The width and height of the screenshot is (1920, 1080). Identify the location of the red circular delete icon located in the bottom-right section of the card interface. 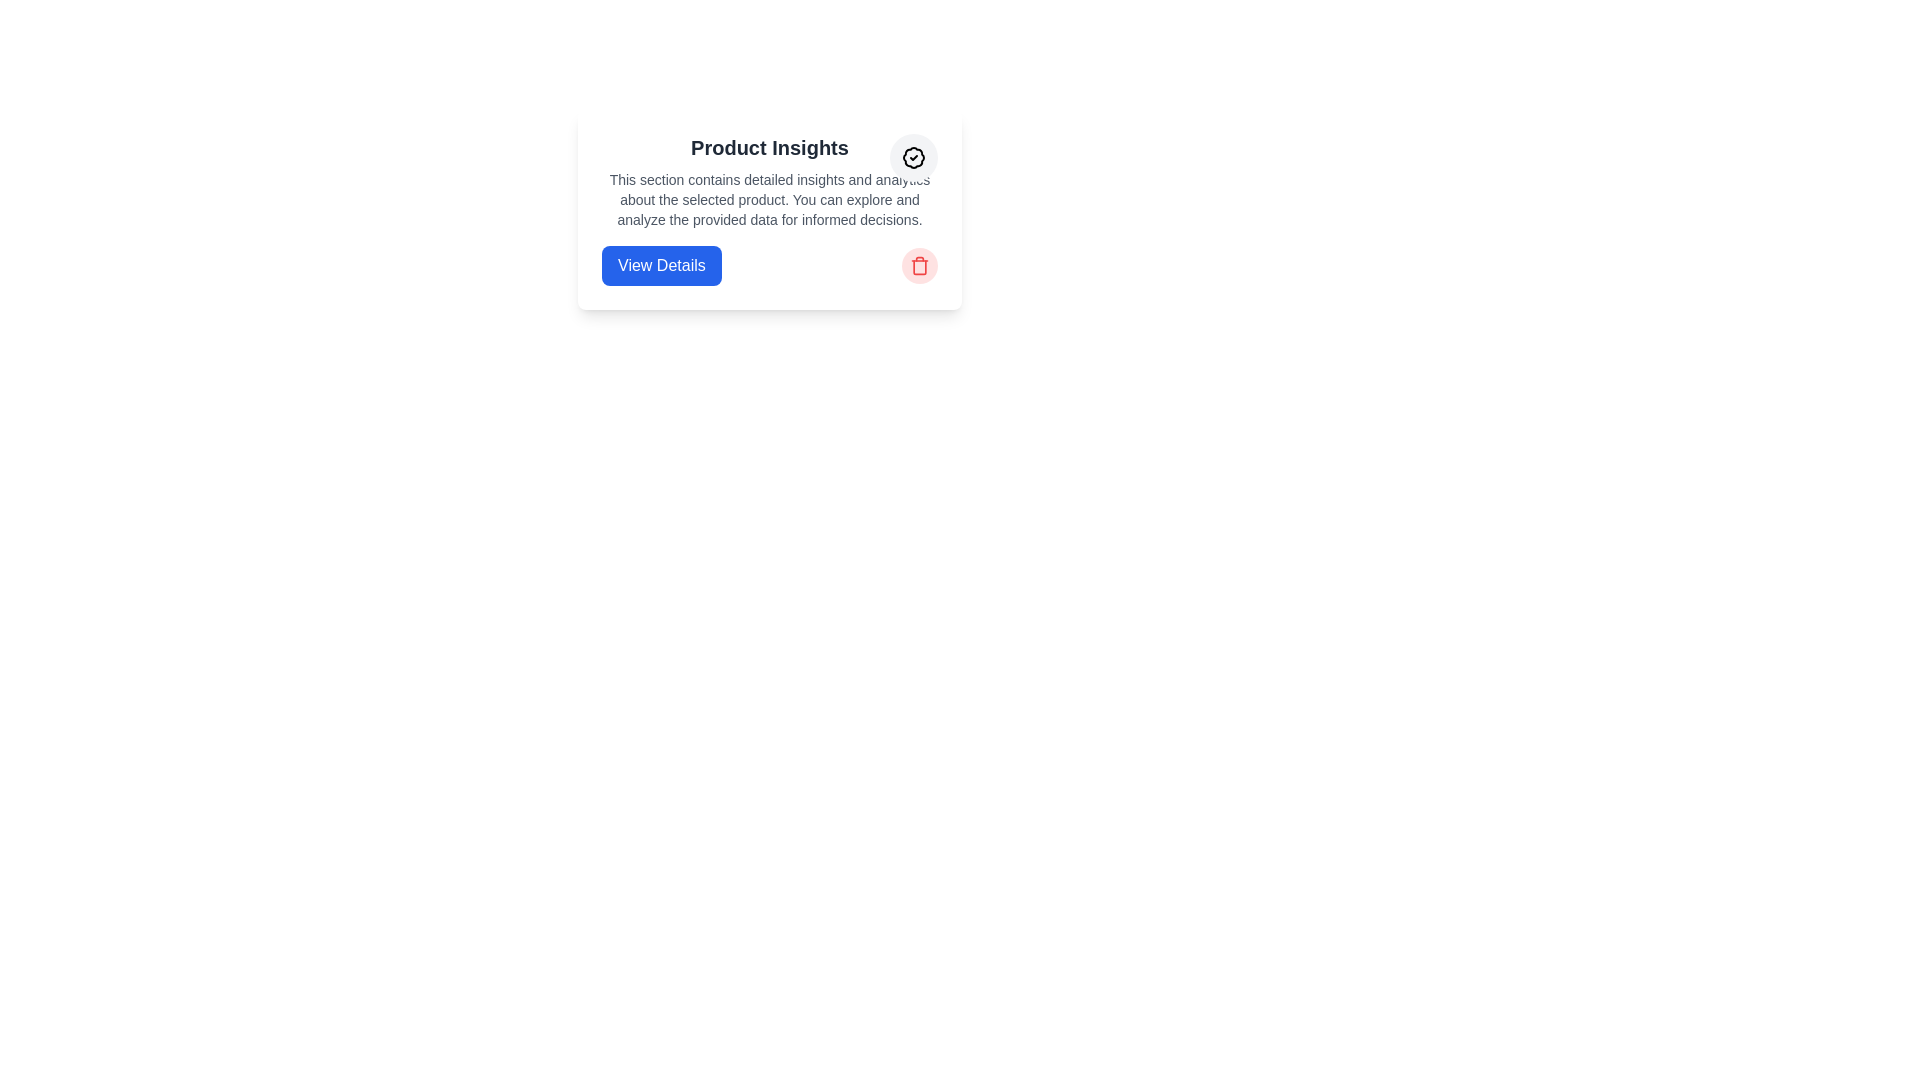
(919, 265).